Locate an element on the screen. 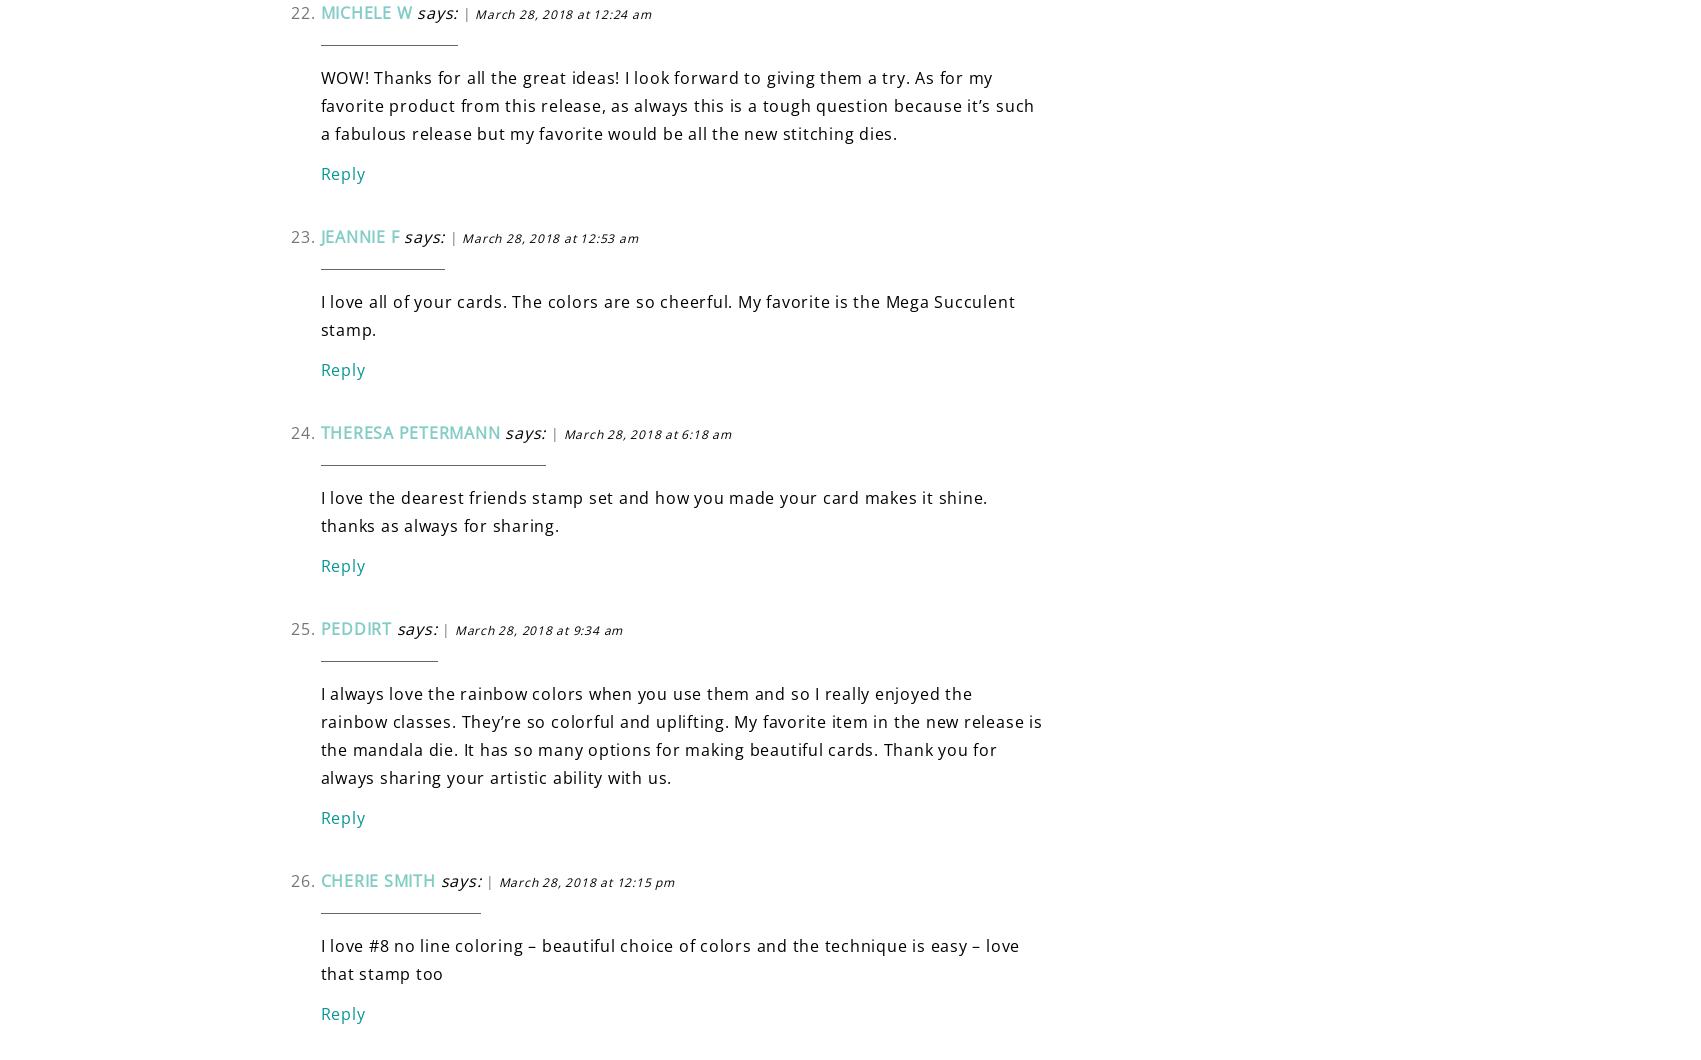 Image resolution: width=1701 pixels, height=1060 pixels. 'WOW!  Thanks for all the great ideas!  I look forward to giving them a try.  As for my favorite product from this release, as always this is a tough question because it’s such a fabulous release but my favorite would be all the new stitching dies.' is located at coordinates (676, 105).